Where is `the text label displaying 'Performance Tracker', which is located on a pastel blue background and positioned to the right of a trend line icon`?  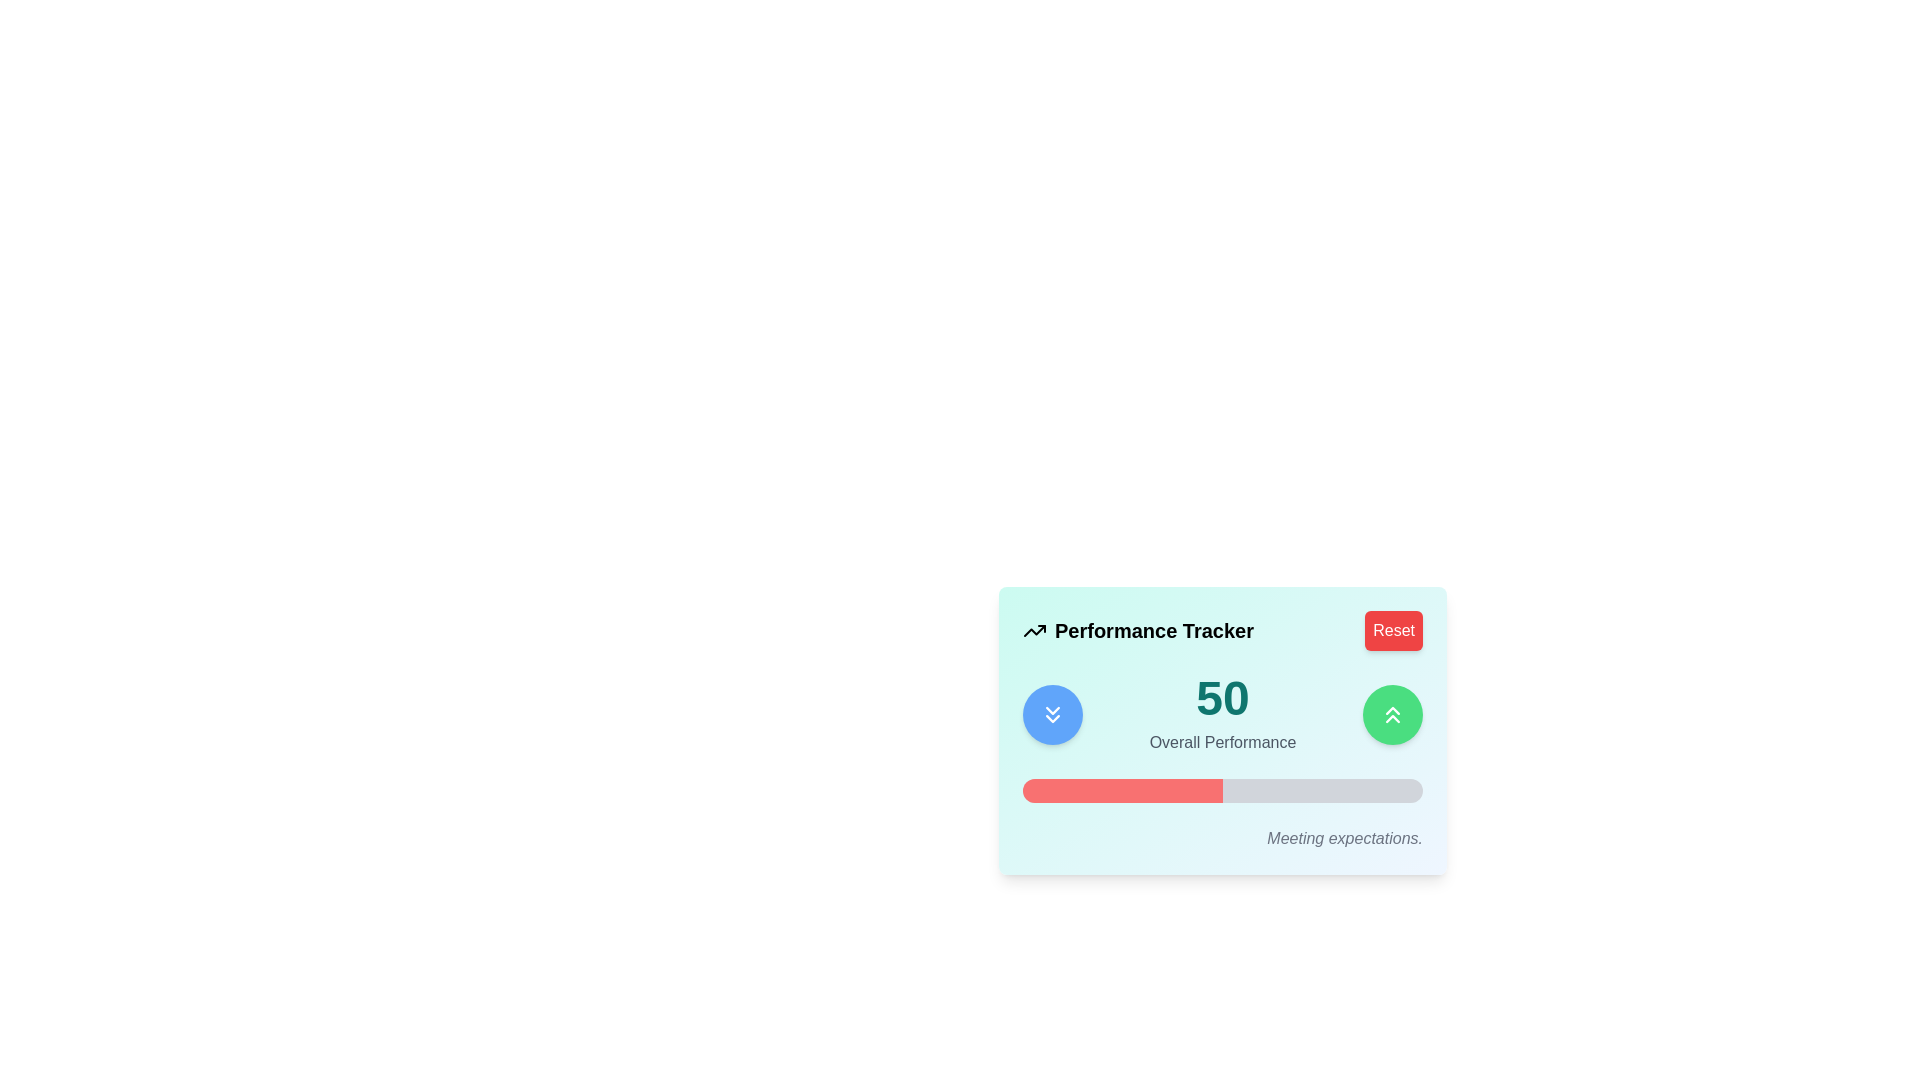
the text label displaying 'Performance Tracker', which is located on a pastel blue background and positioned to the right of a trend line icon is located at coordinates (1154, 631).